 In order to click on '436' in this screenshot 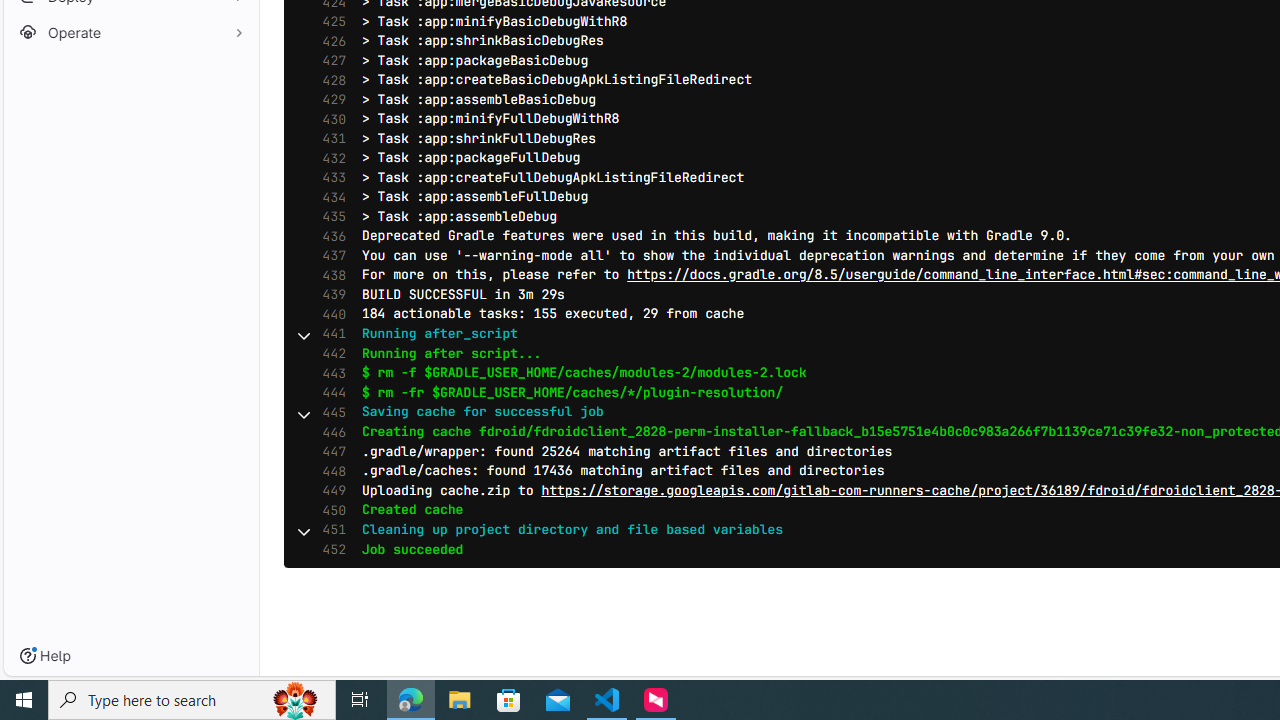, I will do `click(329, 235)`.